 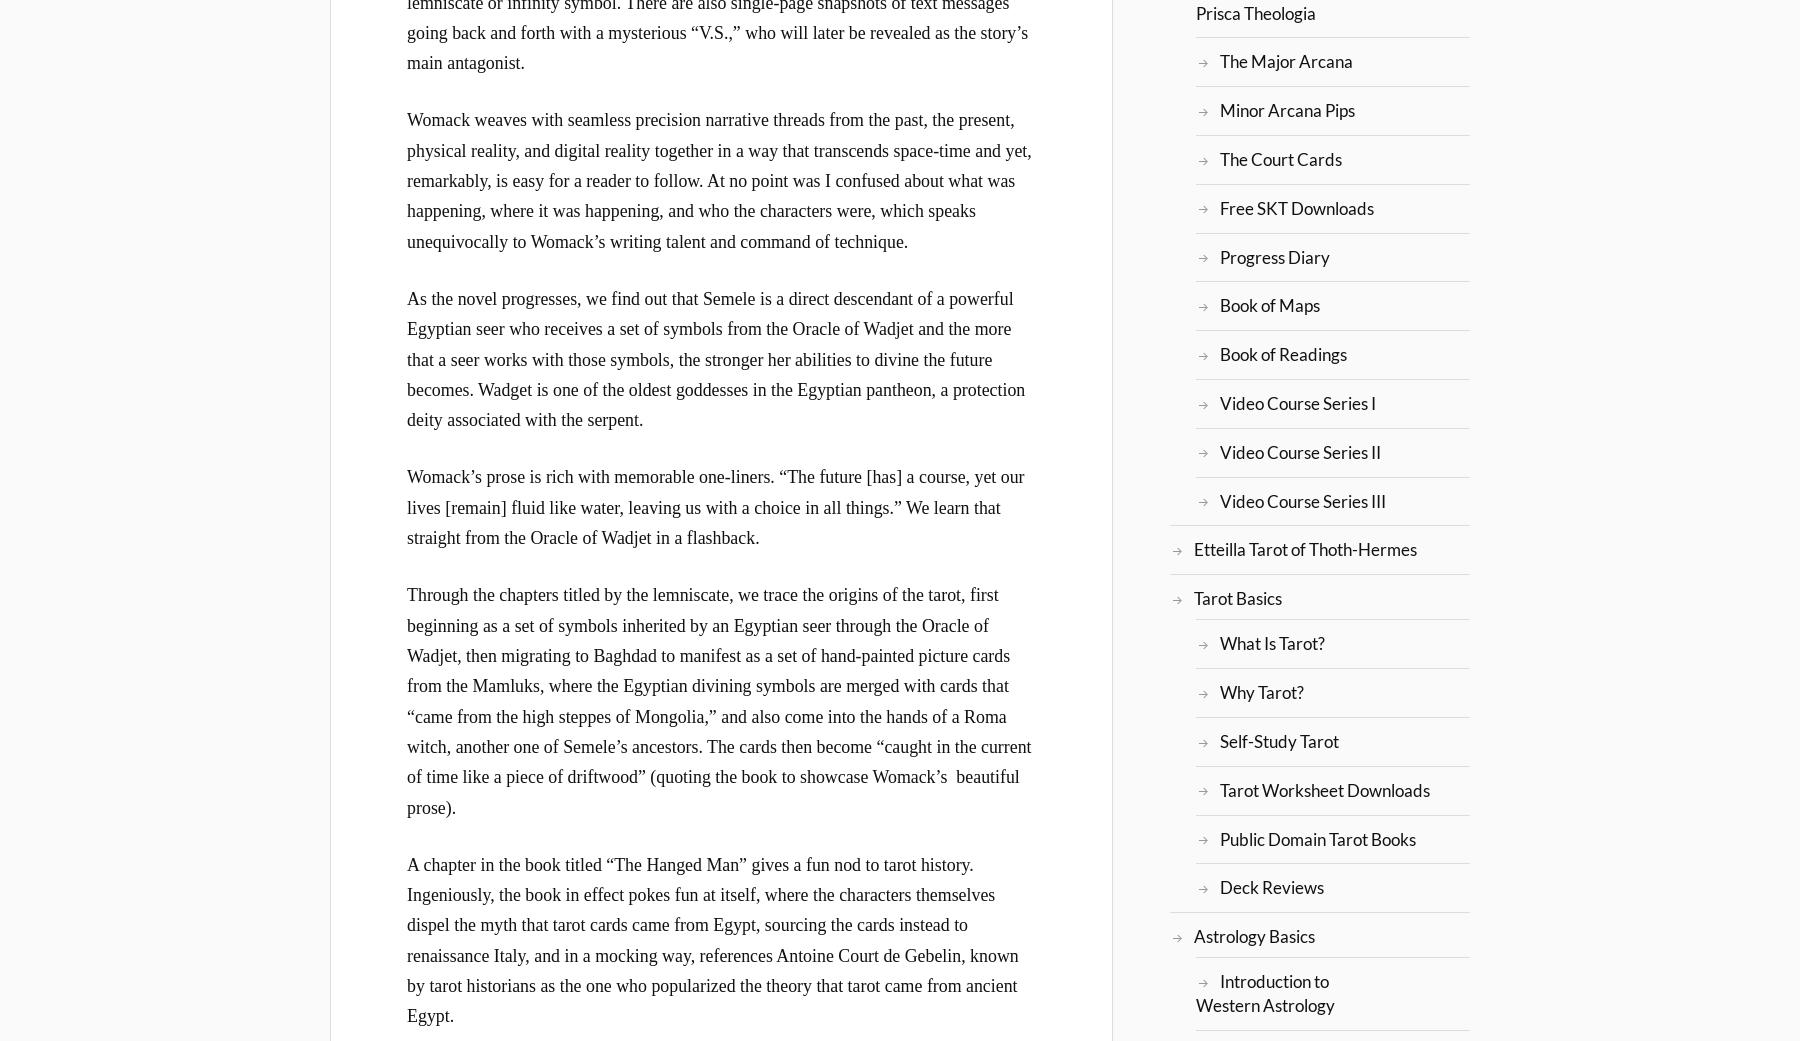 I want to click on 'As the novel progresses, we find out that Semele is a direct descendant of a powerful Egyptian seer who receives a set of symbols from the Oracle of Wadjet and the more that a seer works with those symbols, the stronger her abilities to divine the future becomes. Wadget is one of the oldest goddesses in the Egyptian pantheon, a protection deity associated with the serpent.', so click(x=715, y=359).